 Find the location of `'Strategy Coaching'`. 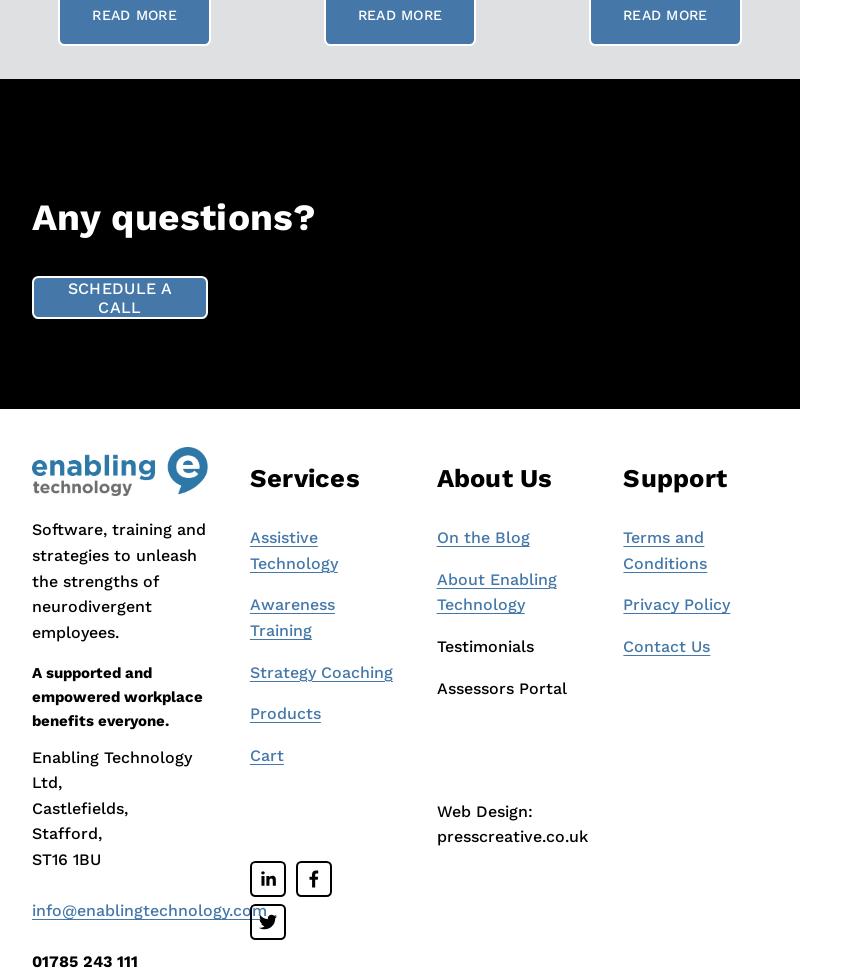

'Strategy Coaching' is located at coordinates (319, 670).